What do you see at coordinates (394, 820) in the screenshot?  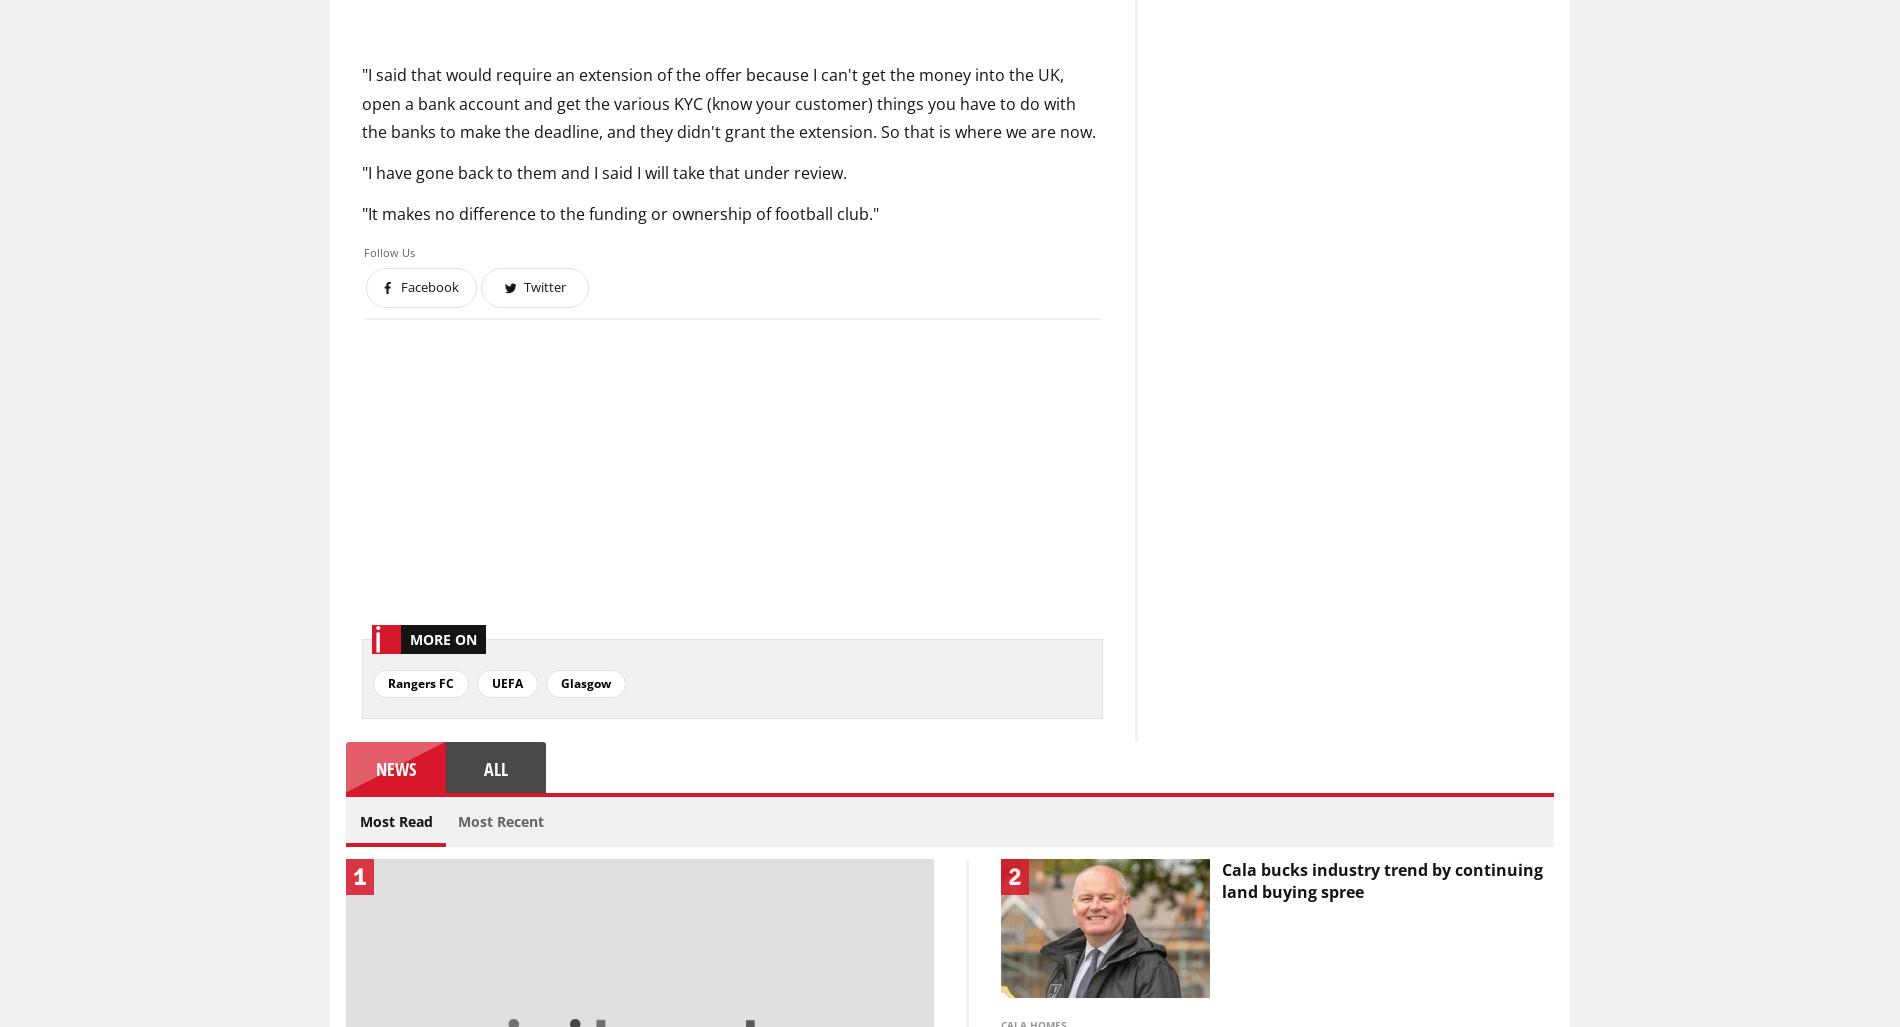 I see `'Most Read'` at bounding box center [394, 820].